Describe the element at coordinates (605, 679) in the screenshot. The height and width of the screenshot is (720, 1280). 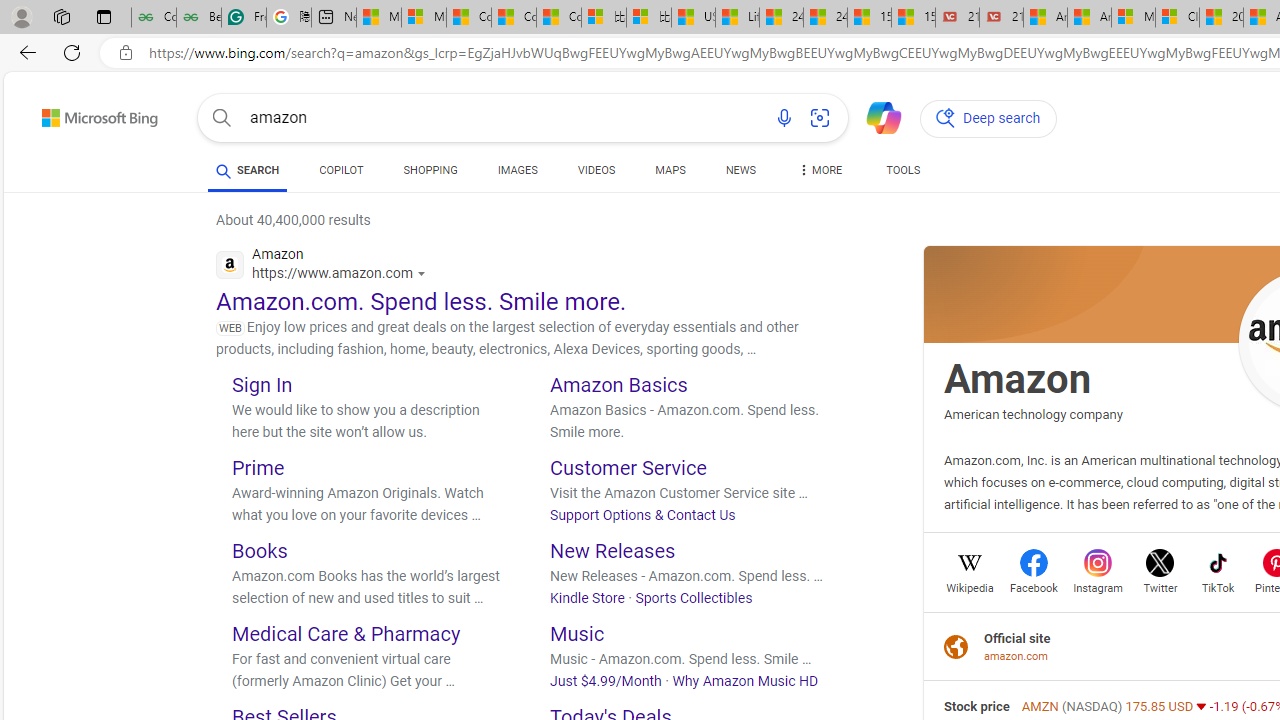
I see `'Just $4.99/Month'` at that location.